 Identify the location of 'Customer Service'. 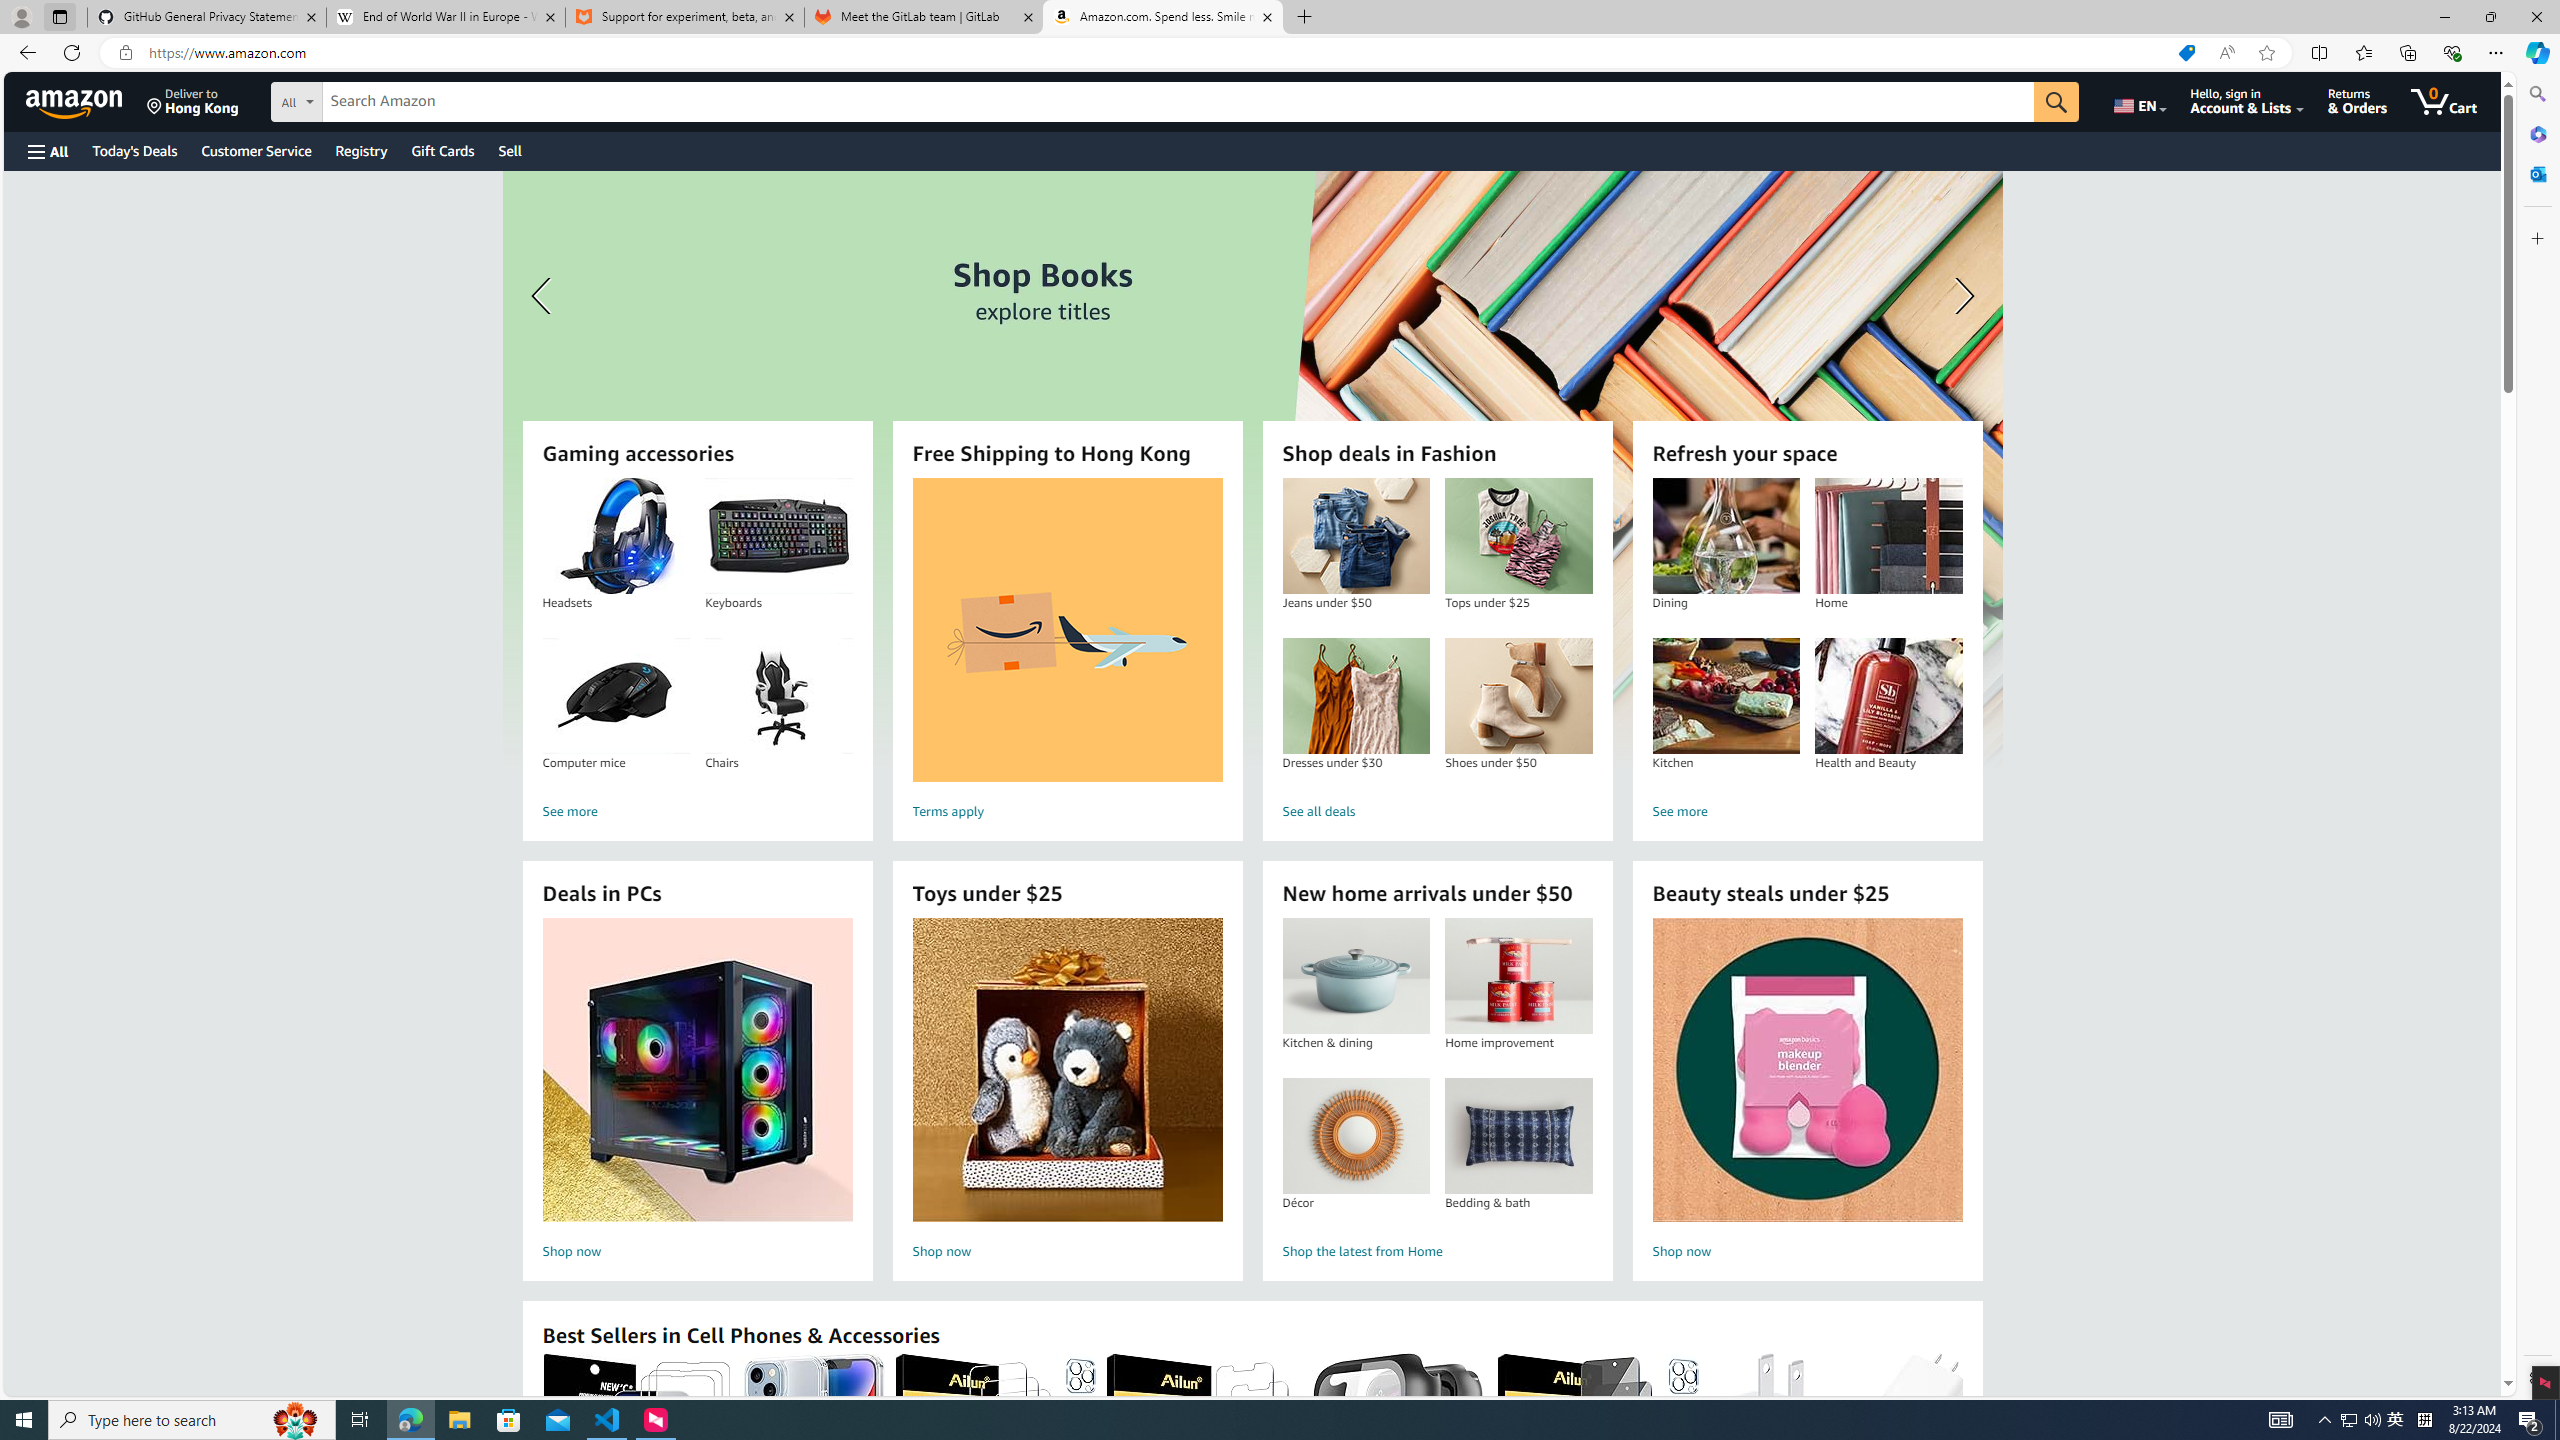
(256, 150).